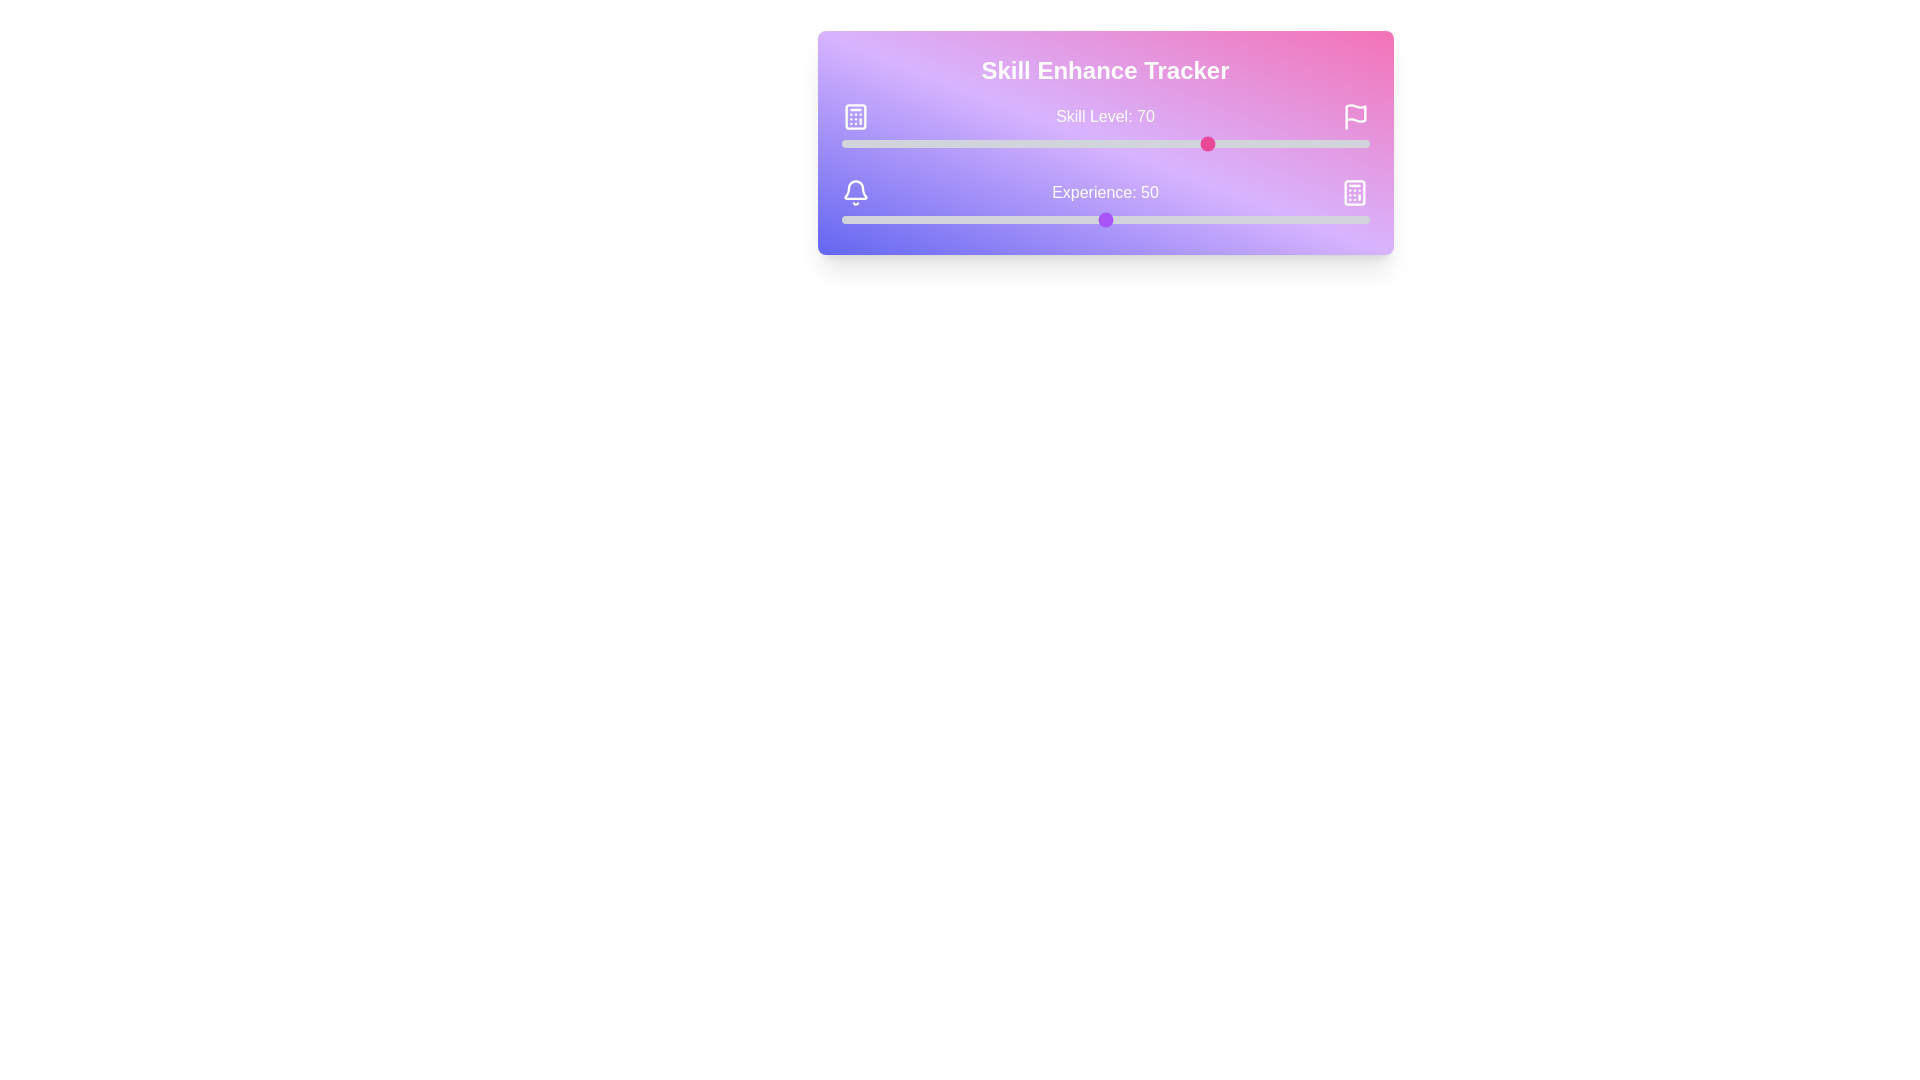 The image size is (1920, 1080). Describe the element at coordinates (1343, 142) in the screenshot. I see `the skill level slider to 95, where 95 is a value between 0 and 100` at that location.